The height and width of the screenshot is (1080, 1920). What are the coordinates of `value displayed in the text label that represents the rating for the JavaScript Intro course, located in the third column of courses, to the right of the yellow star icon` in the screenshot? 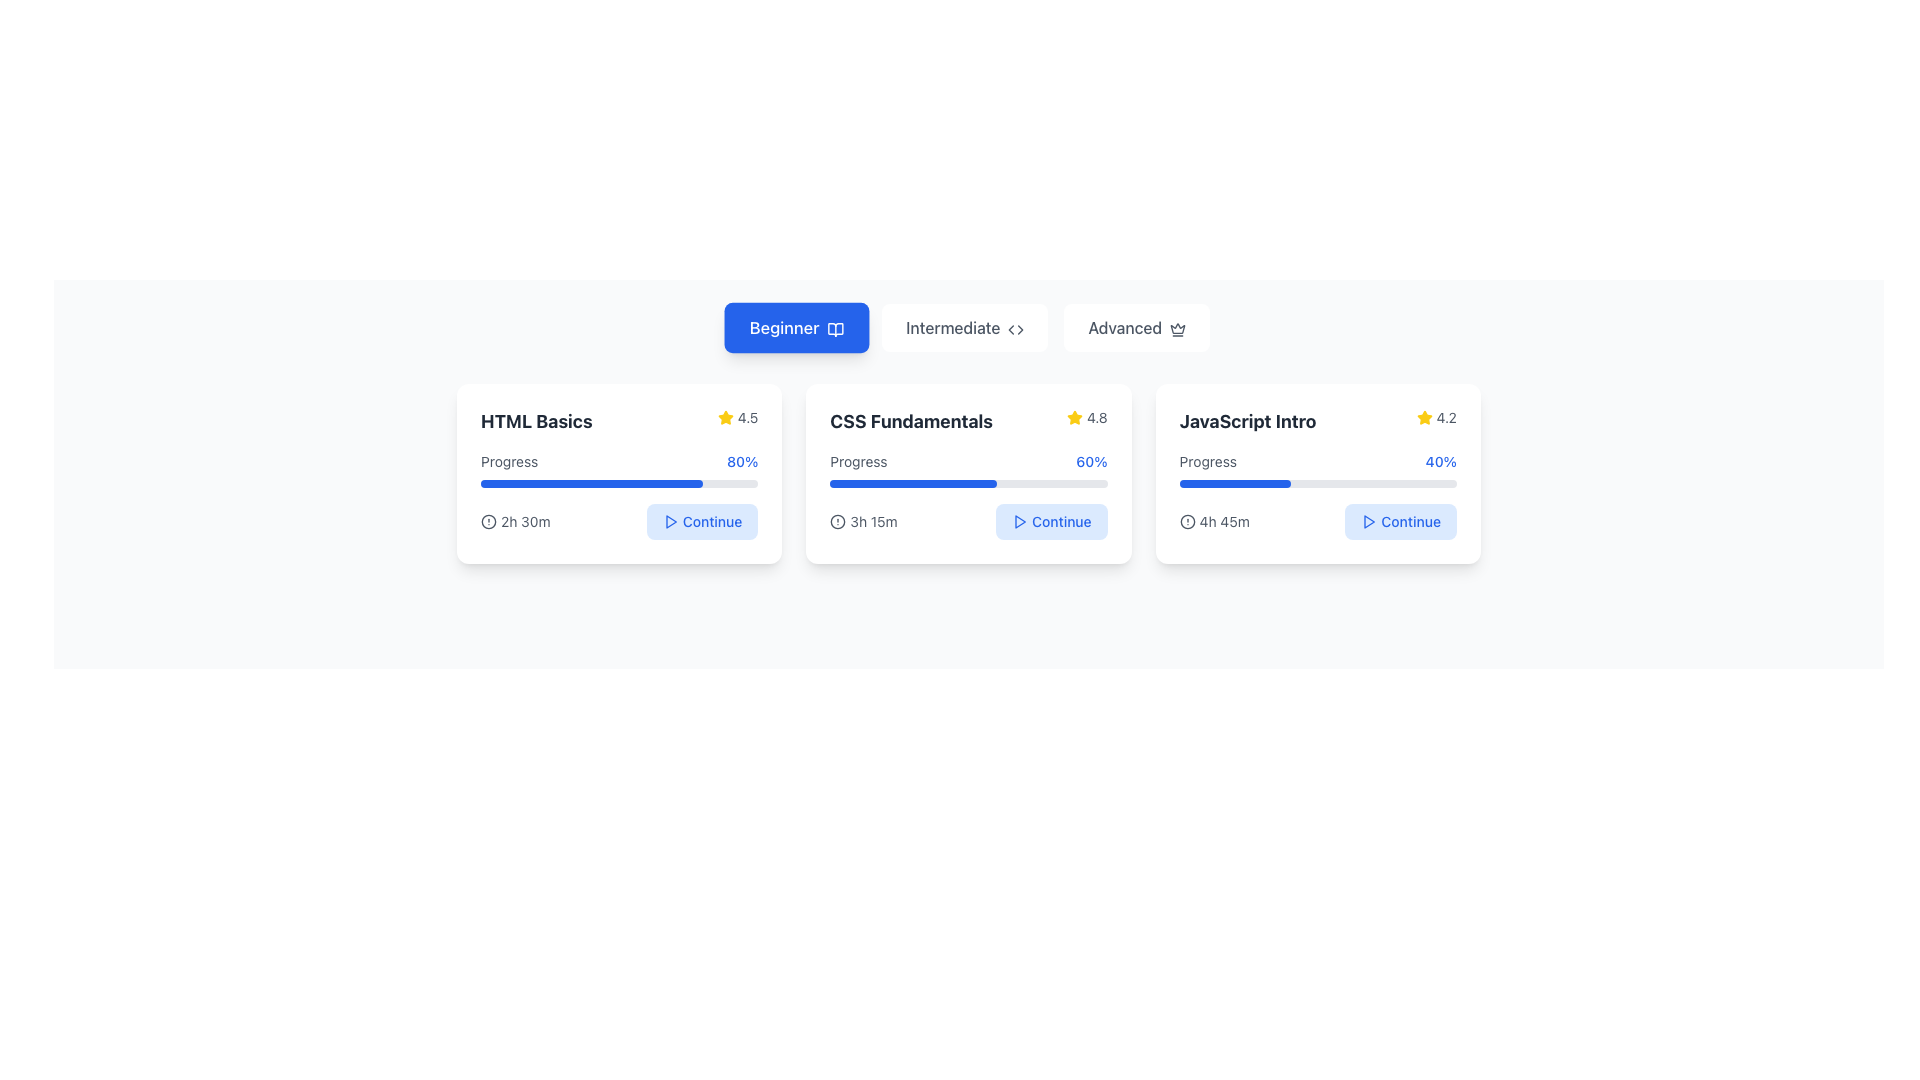 It's located at (1446, 416).